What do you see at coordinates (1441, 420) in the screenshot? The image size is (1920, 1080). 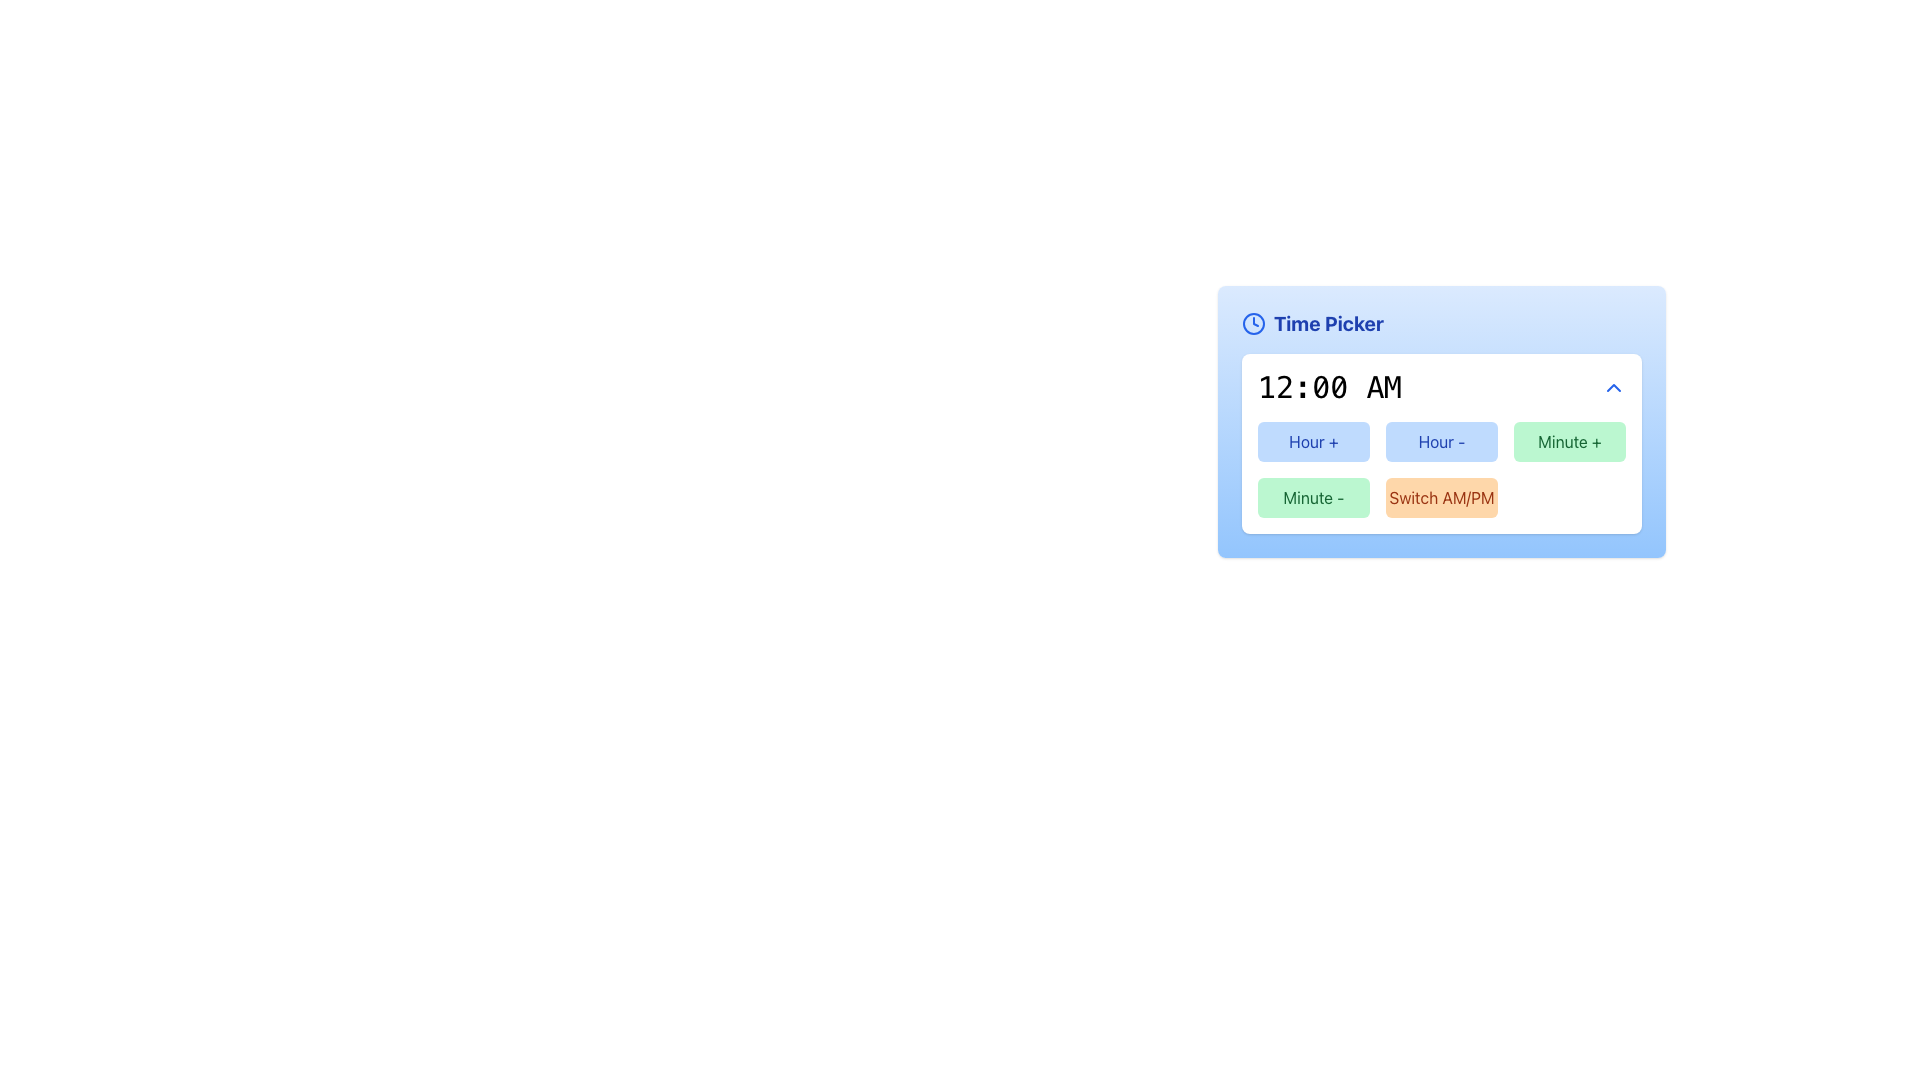 I see `the second button in the time-picker component to decrease the hour value` at bounding box center [1441, 420].